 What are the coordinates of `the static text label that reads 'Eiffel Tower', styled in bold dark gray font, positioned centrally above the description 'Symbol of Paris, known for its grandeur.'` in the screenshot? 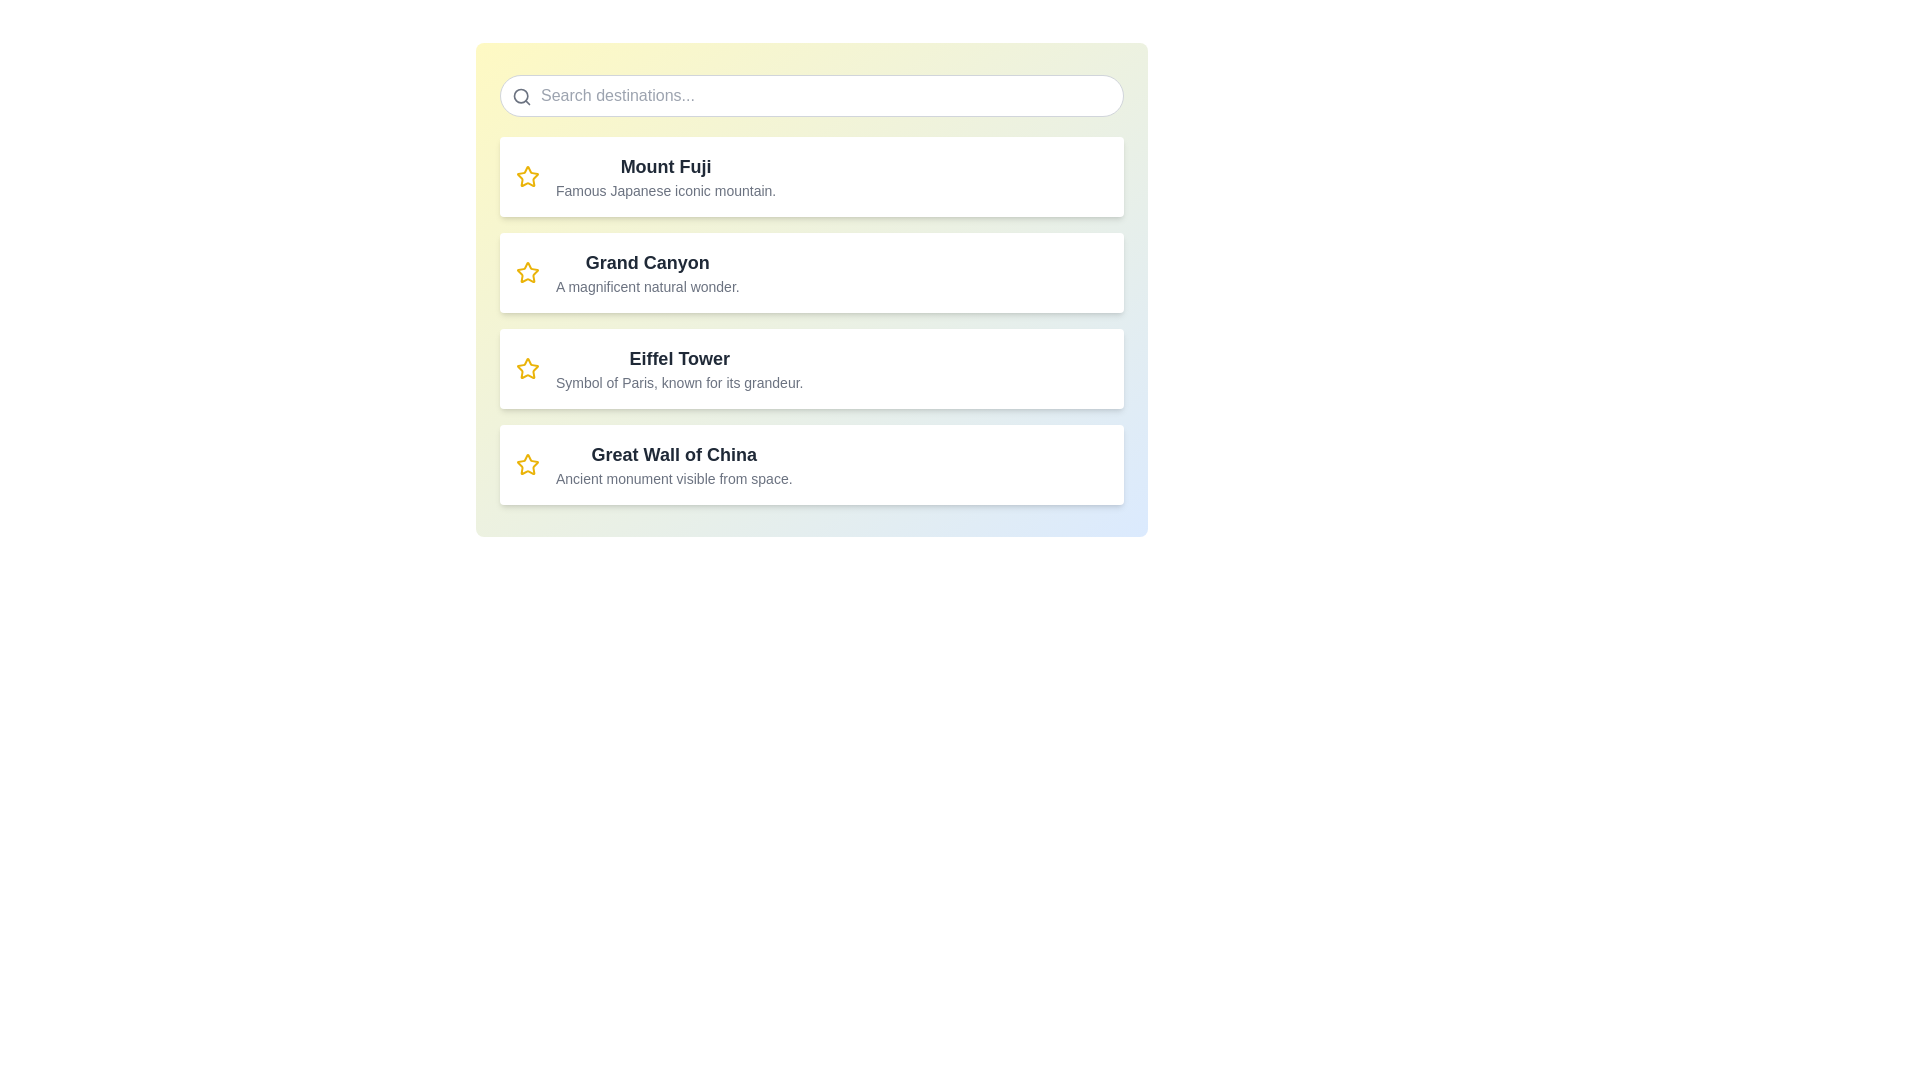 It's located at (679, 357).